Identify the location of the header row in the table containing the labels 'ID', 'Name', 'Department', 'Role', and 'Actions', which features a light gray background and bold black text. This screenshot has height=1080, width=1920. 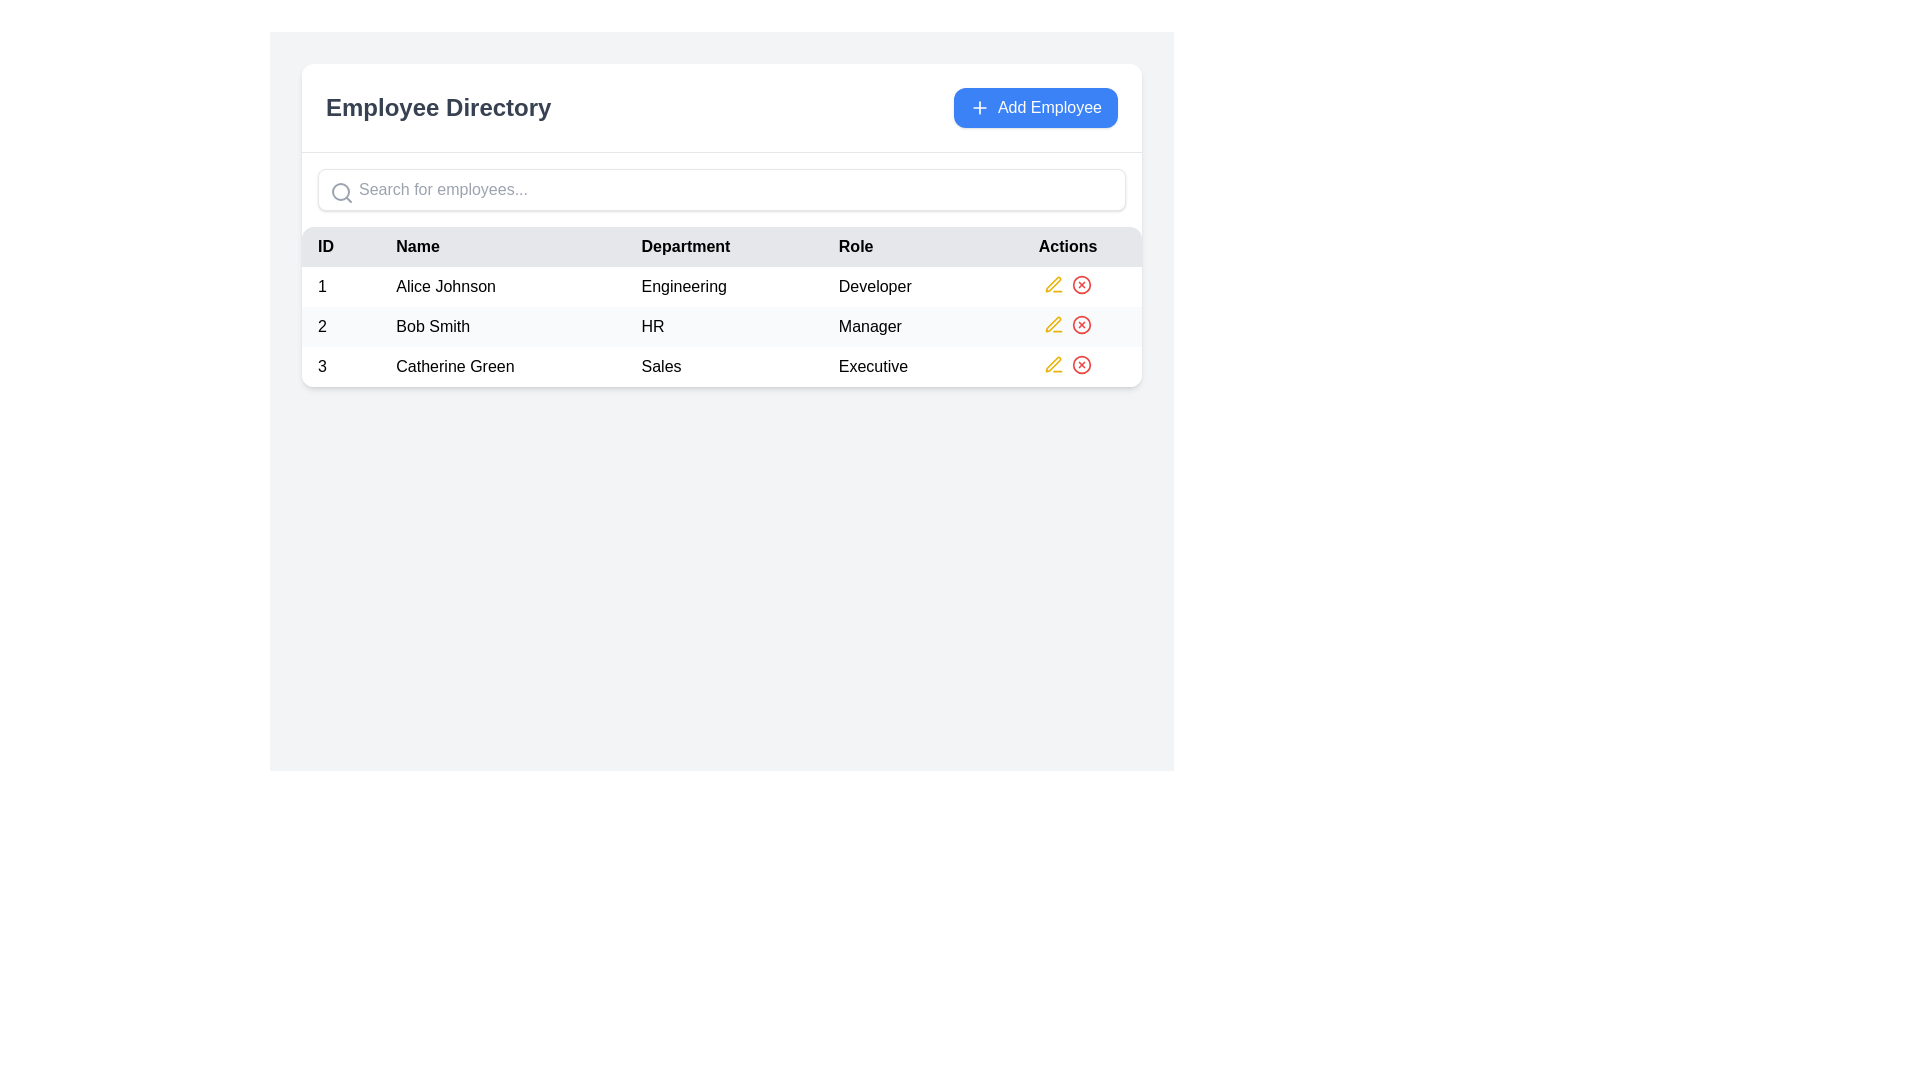
(720, 245).